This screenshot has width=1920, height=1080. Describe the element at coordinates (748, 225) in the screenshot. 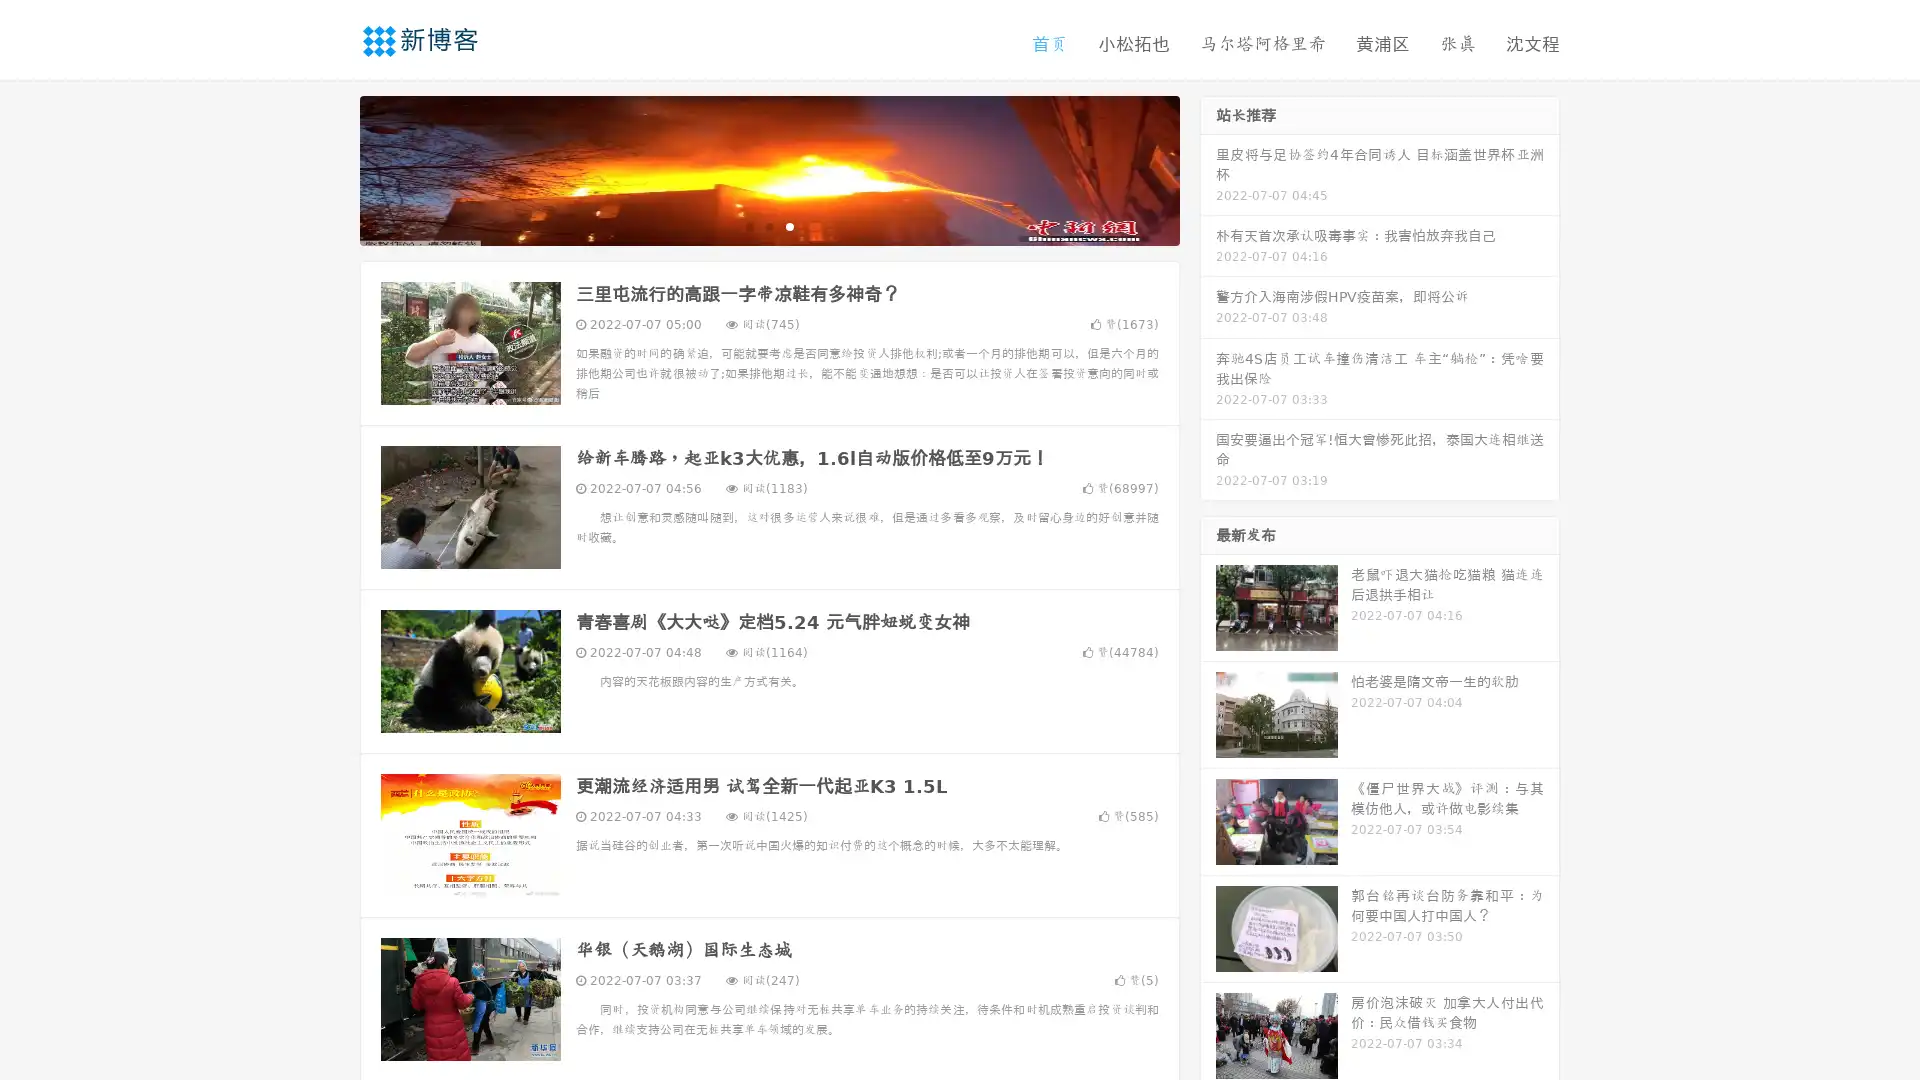

I see `Go to slide 1` at that location.